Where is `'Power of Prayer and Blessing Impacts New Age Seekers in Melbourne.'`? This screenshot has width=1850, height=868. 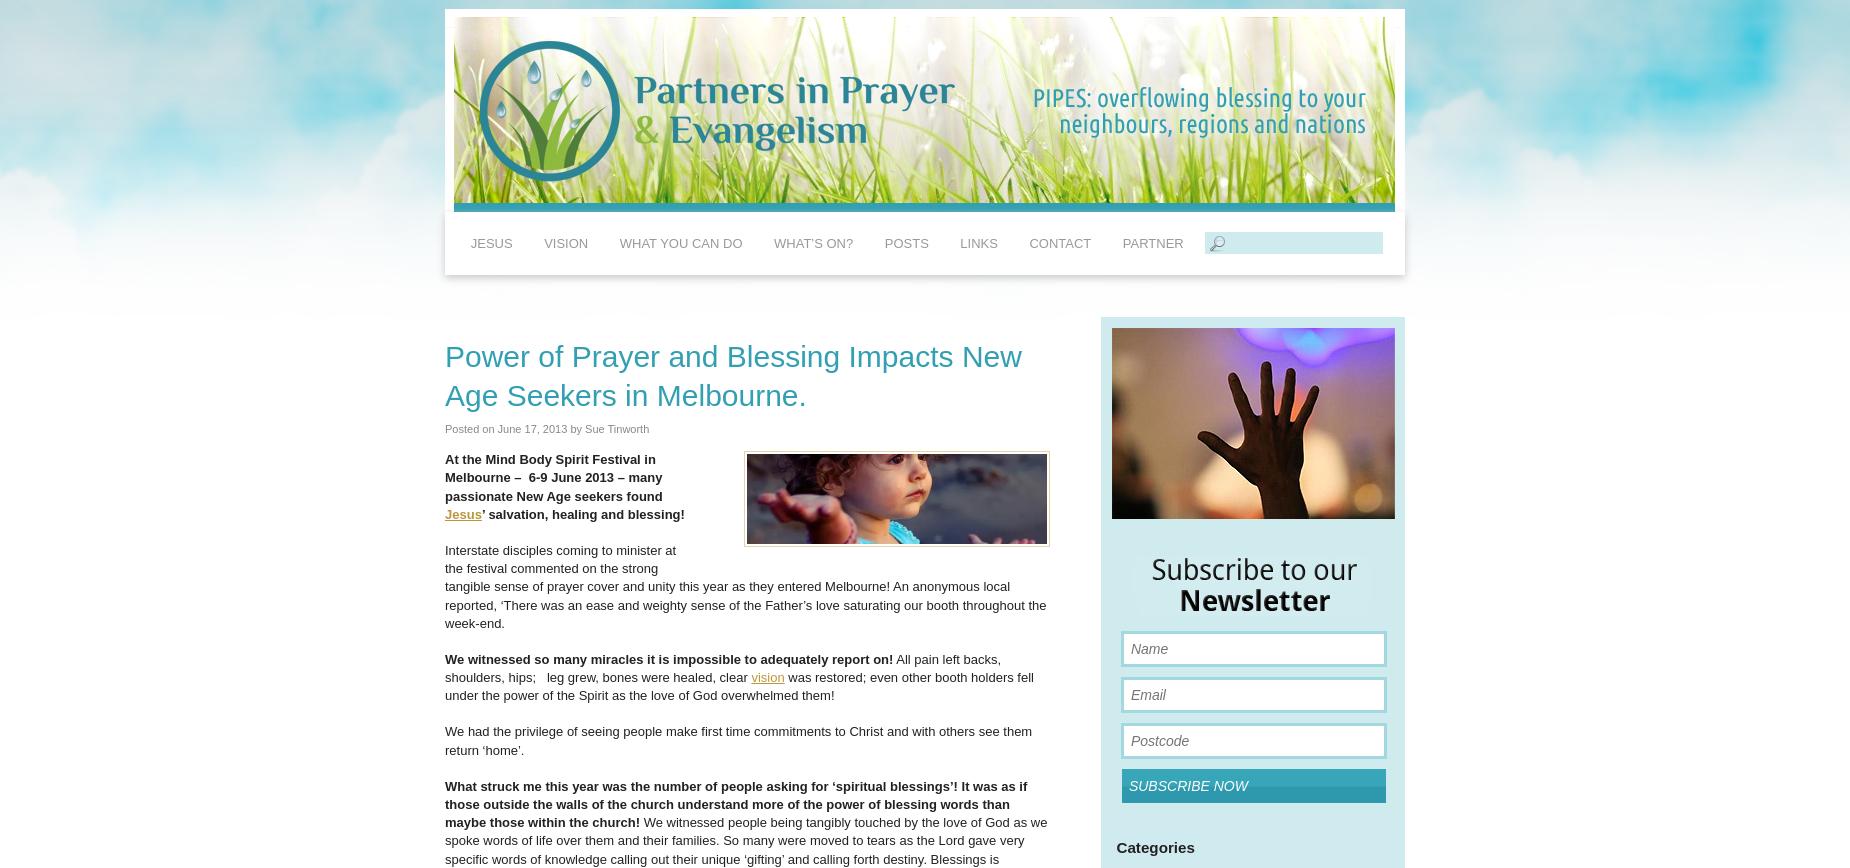 'Power of Prayer and Blessing Impacts New Age Seekers in Melbourne.' is located at coordinates (443, 376).